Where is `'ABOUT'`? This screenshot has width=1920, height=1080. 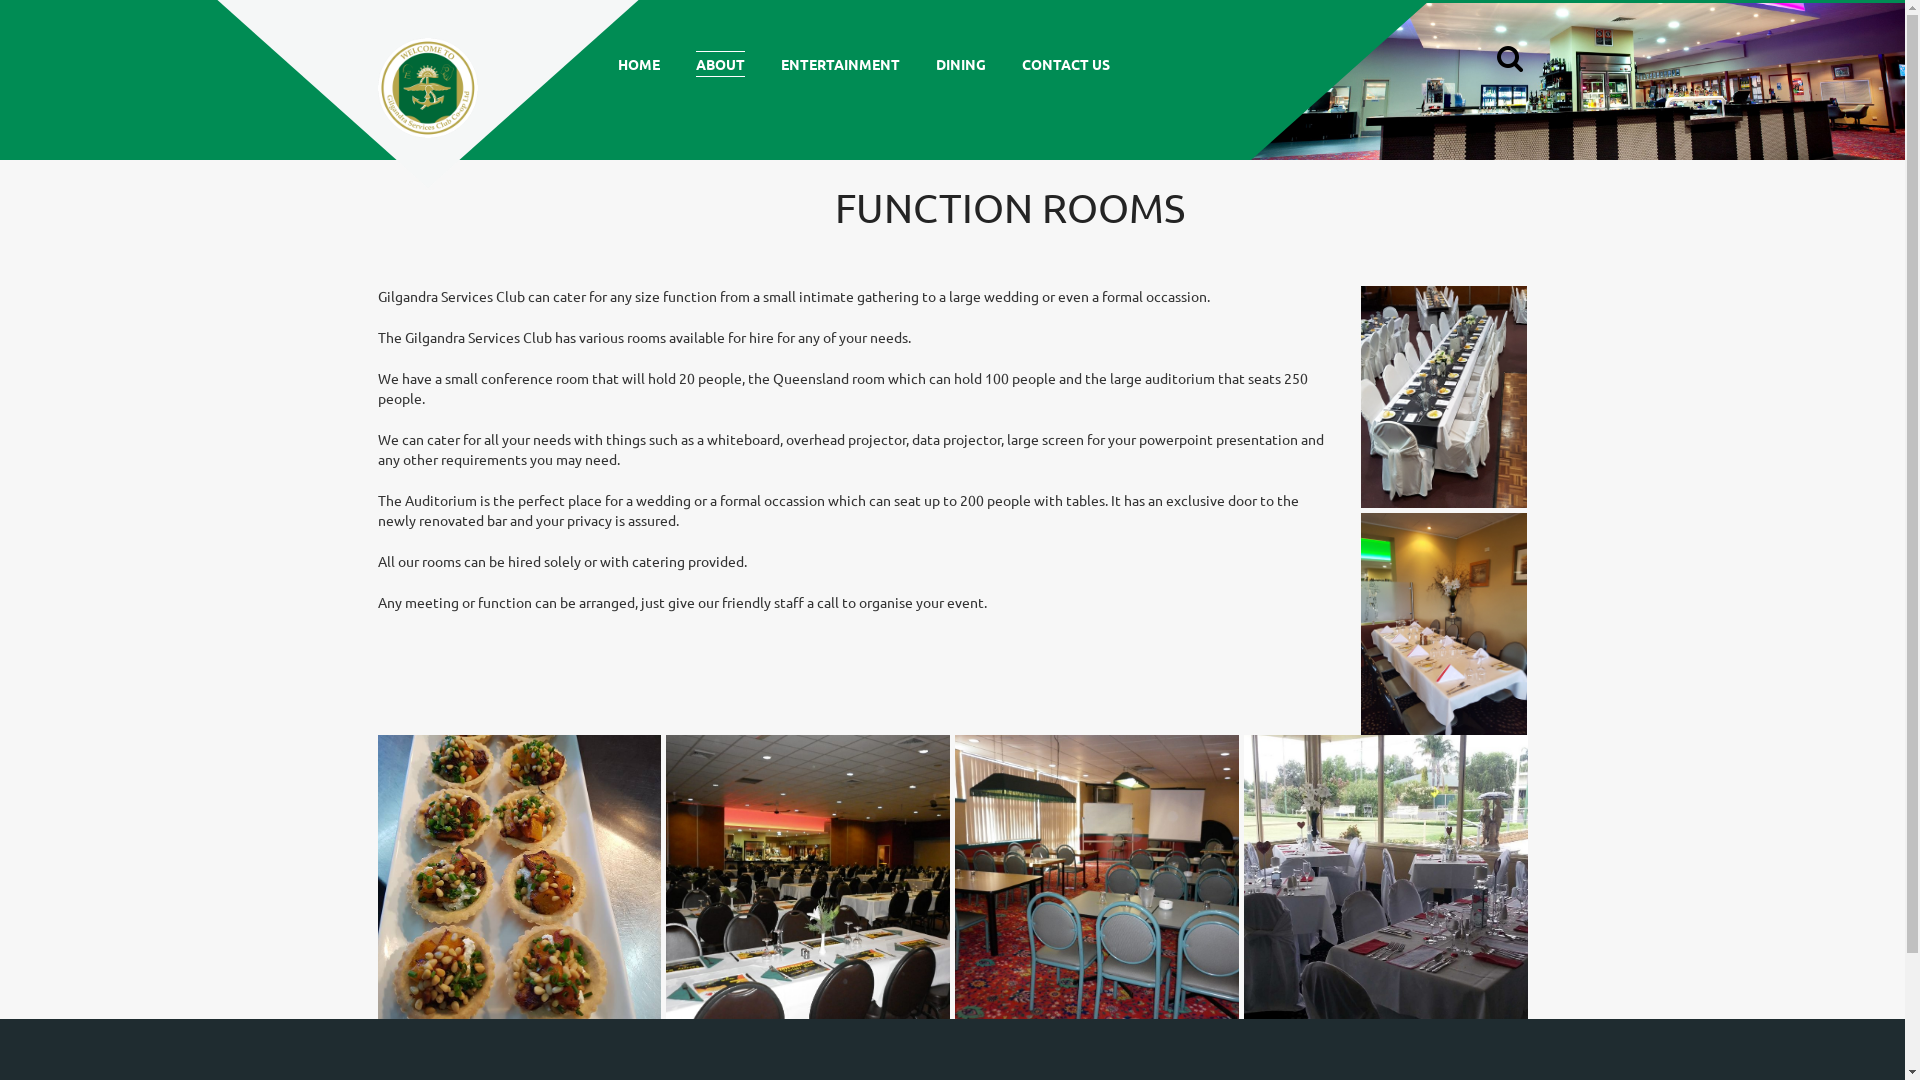
'ABOUT' is located at coordinates (720, 63).